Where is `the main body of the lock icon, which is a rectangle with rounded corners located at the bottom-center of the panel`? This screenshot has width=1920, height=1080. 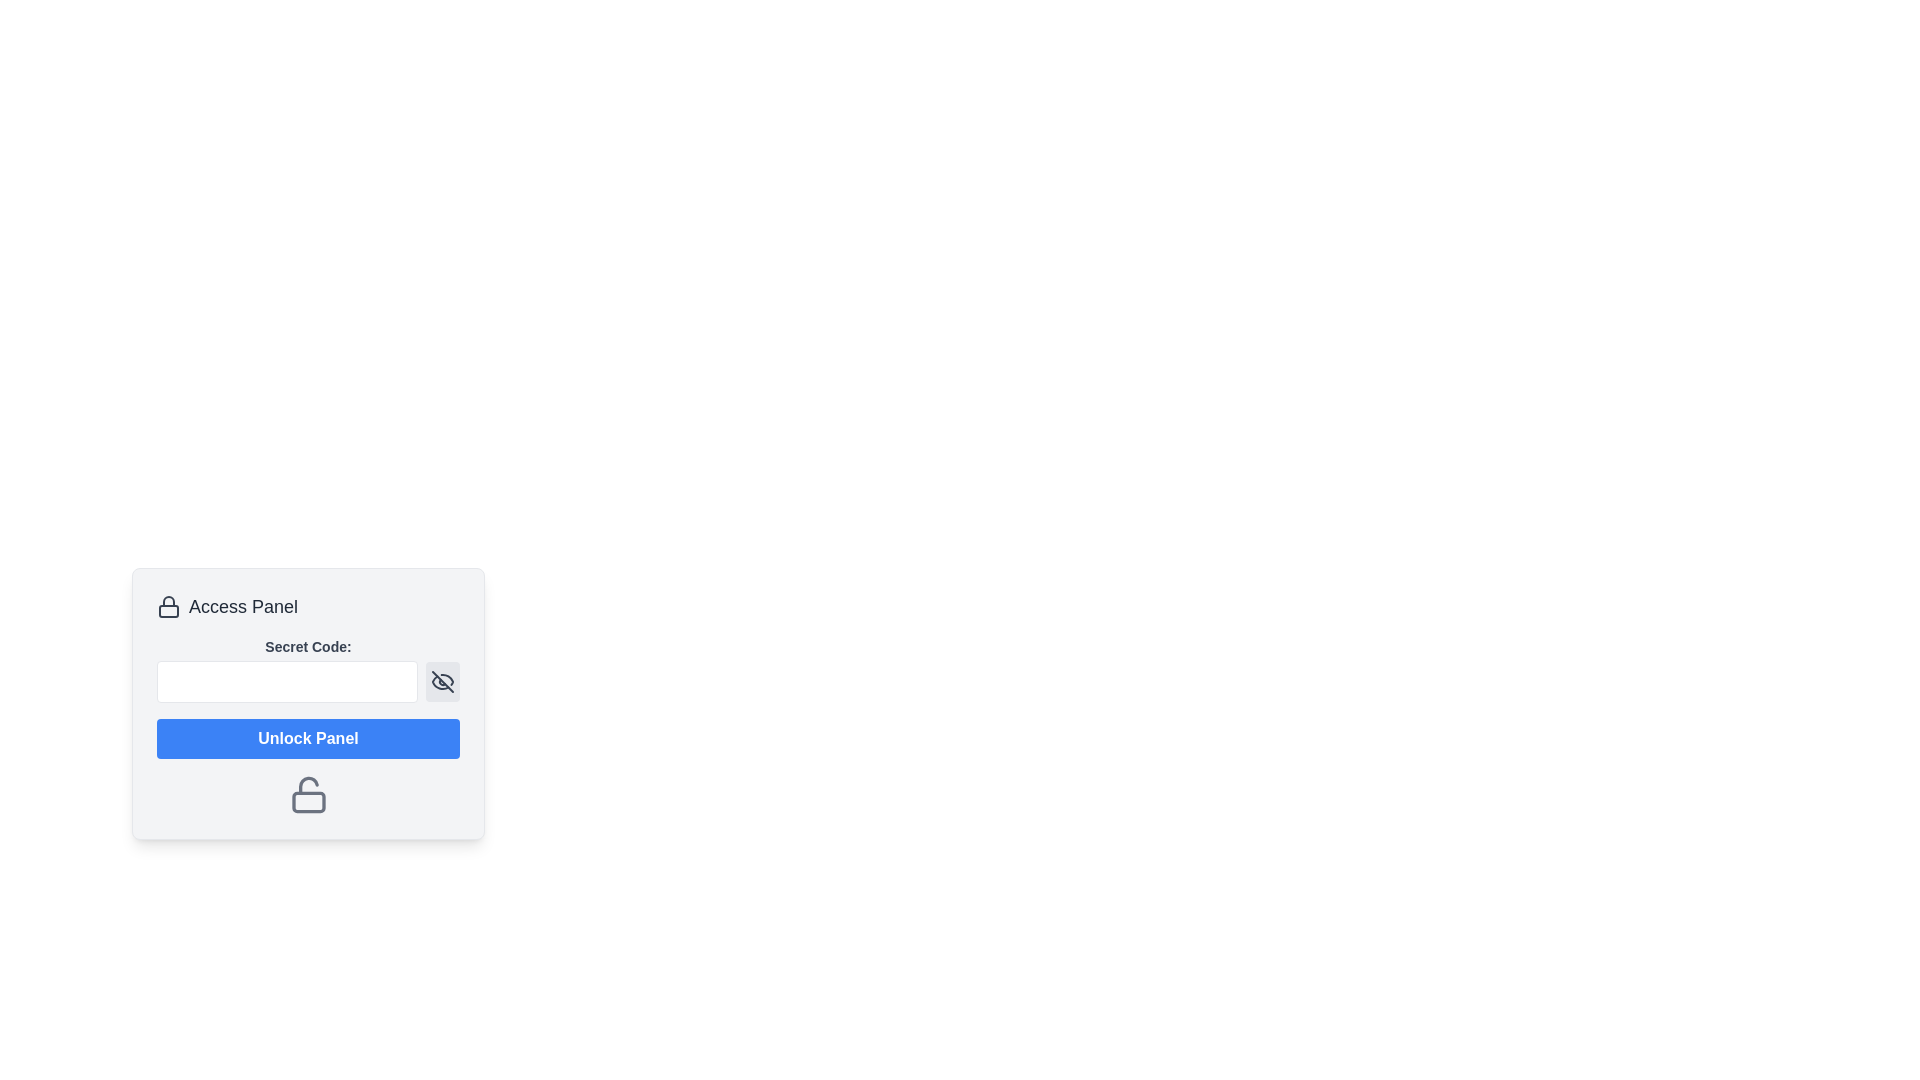 the main body of the lock icon, which is a rectangle with rounded corners located at the bottom-center of the panel is located at coordinates (168, 610).